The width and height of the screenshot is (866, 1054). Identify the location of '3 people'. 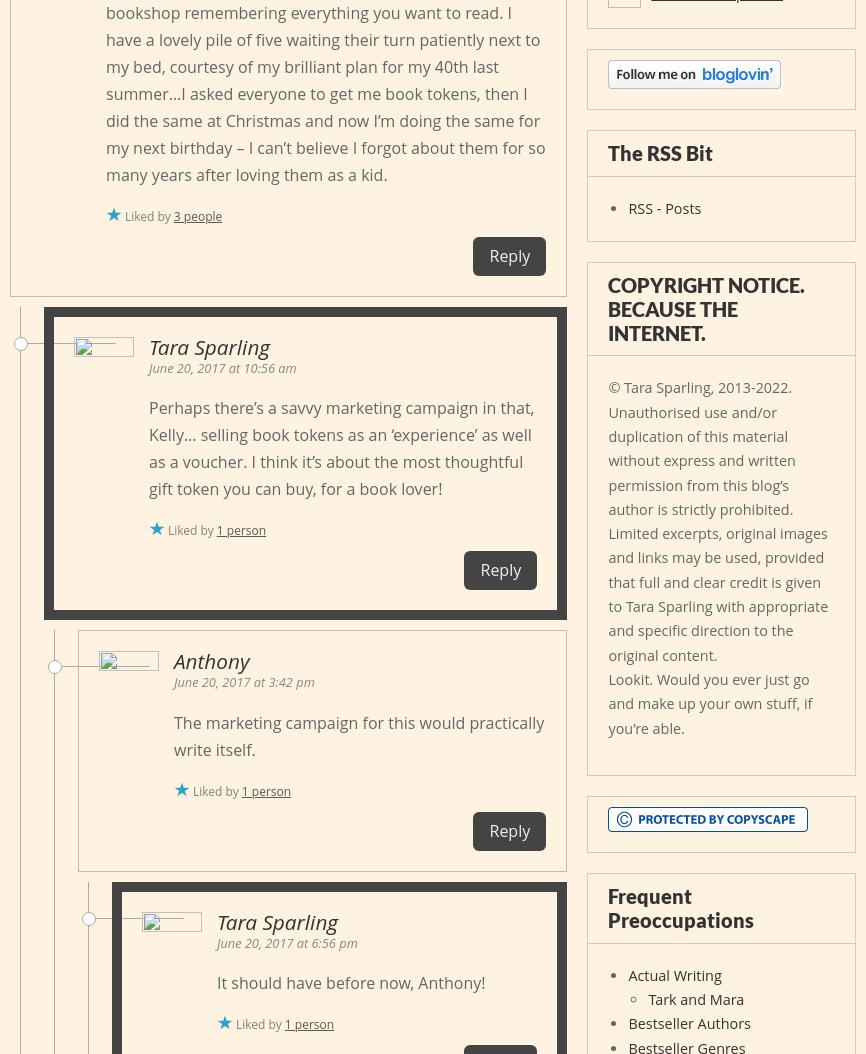
(173, 215).